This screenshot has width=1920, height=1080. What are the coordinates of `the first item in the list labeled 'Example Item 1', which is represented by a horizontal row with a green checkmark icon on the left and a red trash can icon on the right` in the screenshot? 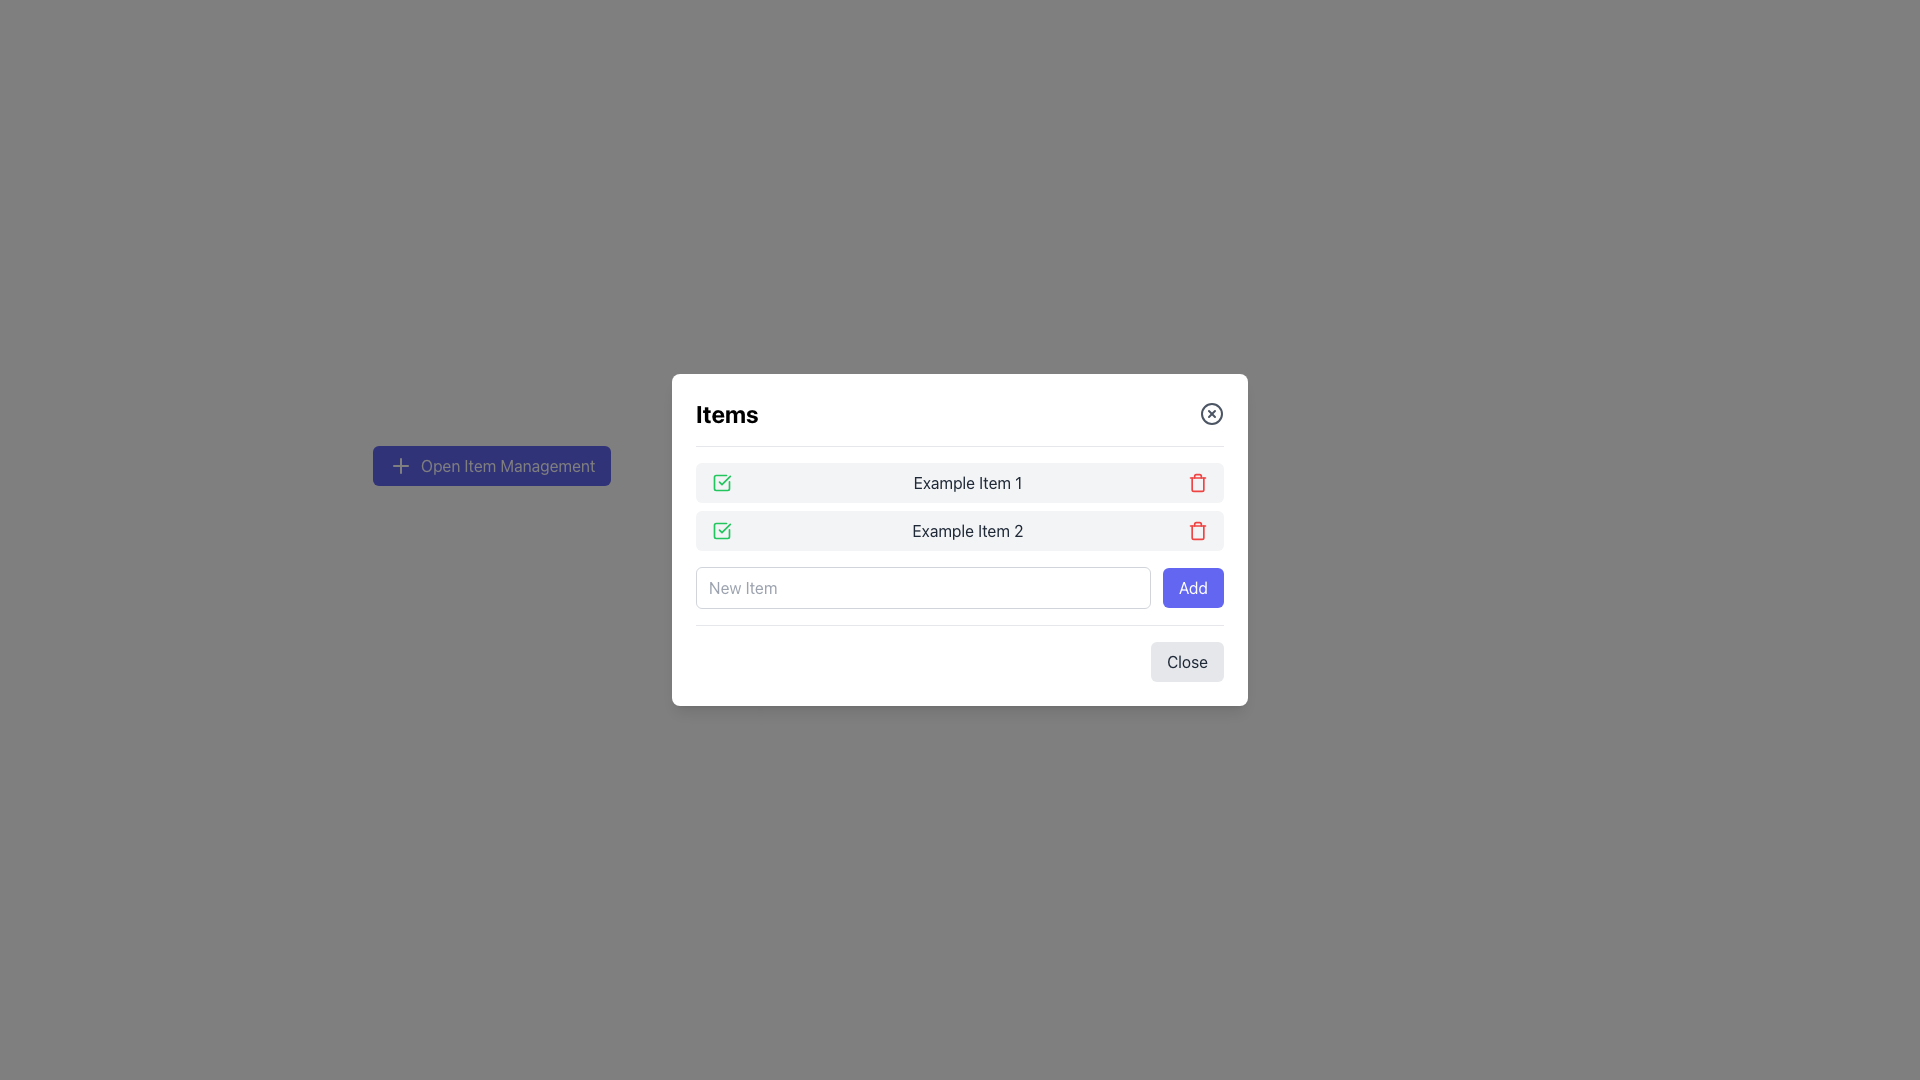 It's located at (960, 482).